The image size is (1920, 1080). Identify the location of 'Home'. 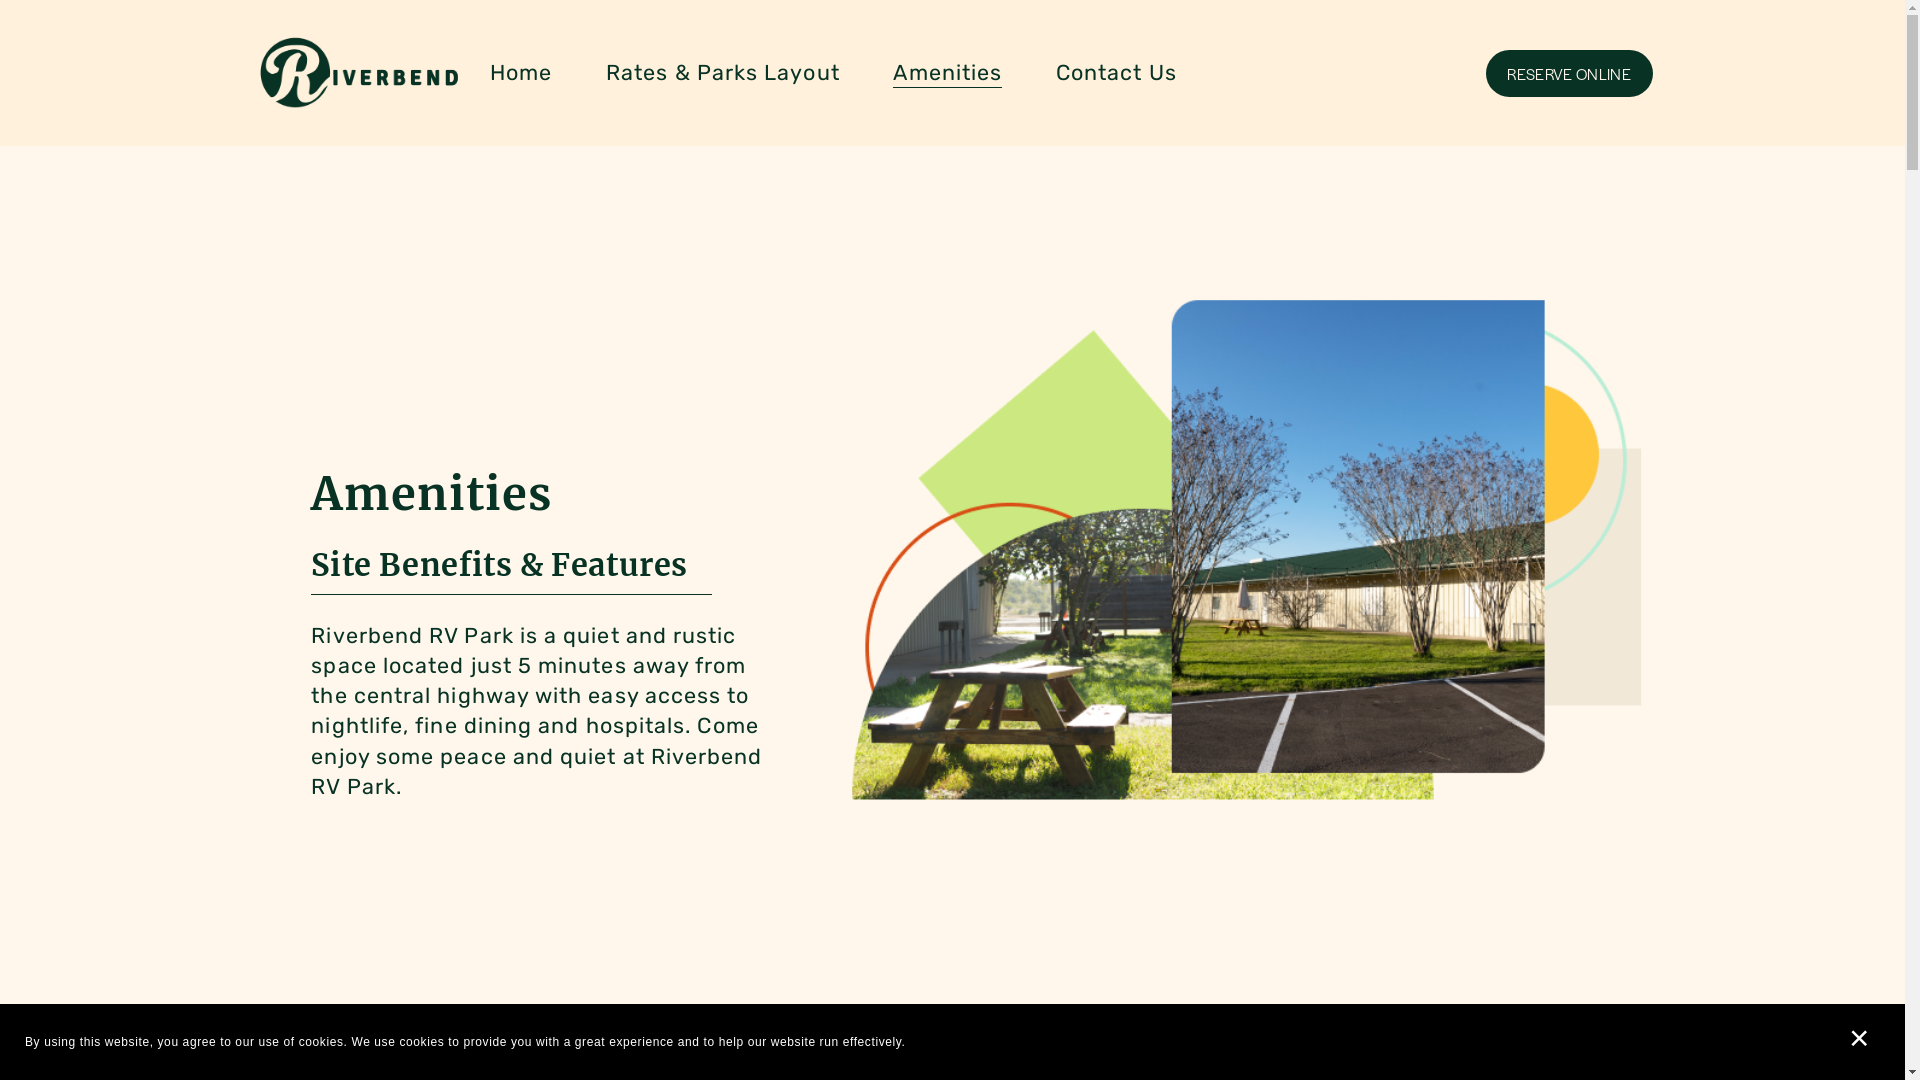
(521, 72).